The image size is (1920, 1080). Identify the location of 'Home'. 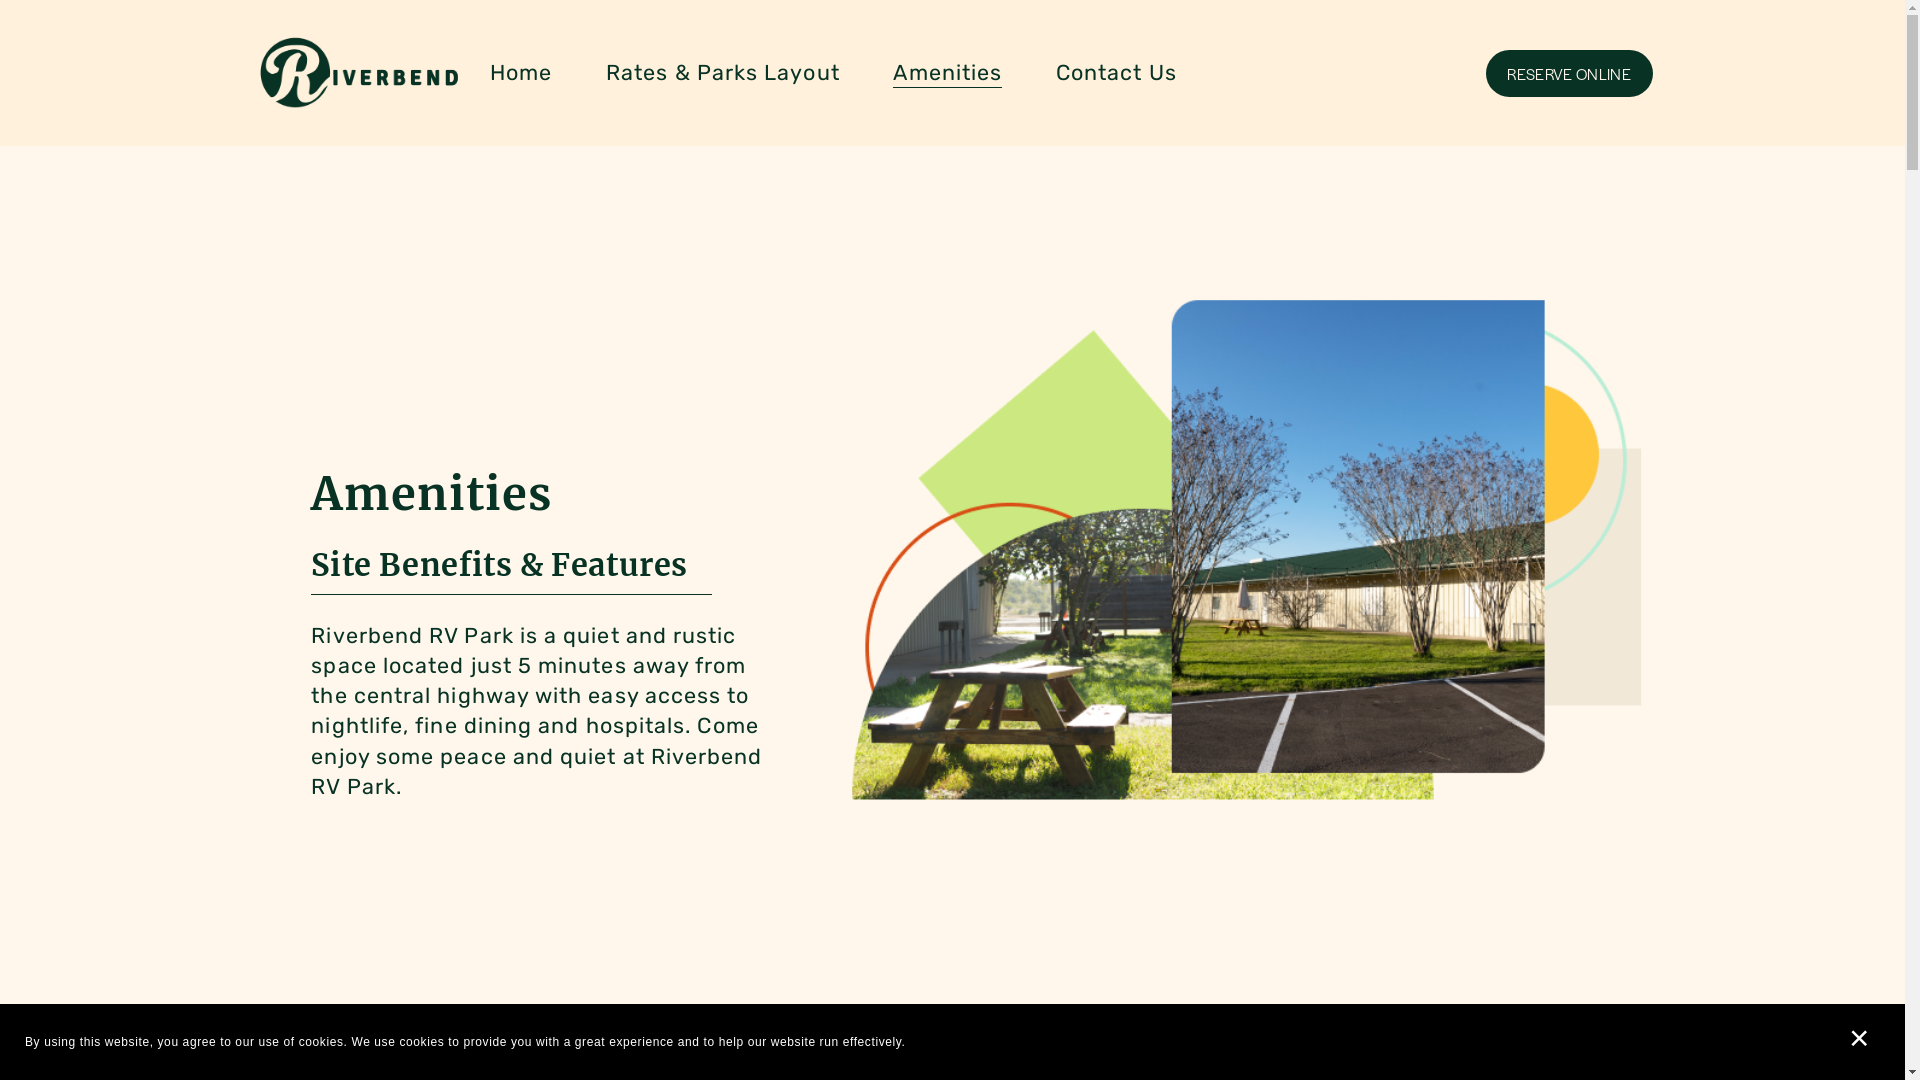
(521, 72).